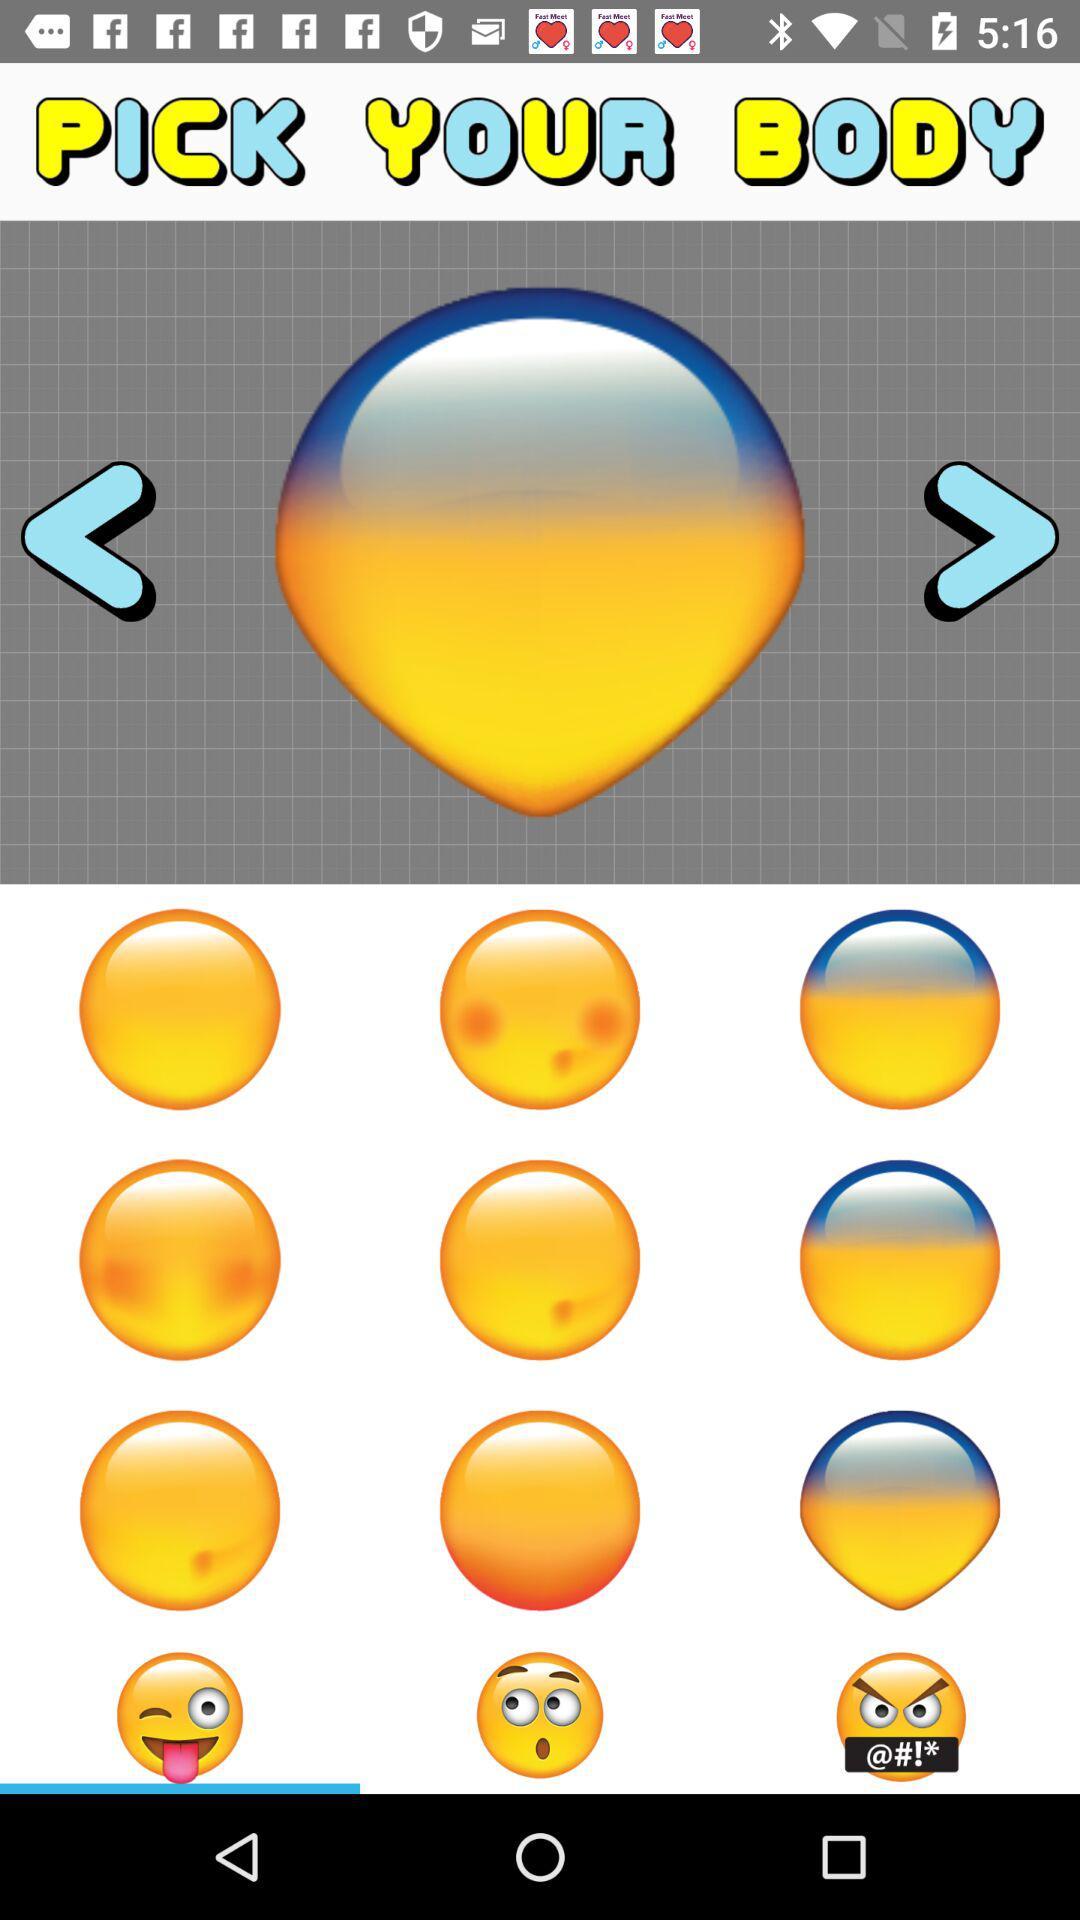 This screenshot has height=1920, width=1080. I want to click on go back, so click(106, 552).